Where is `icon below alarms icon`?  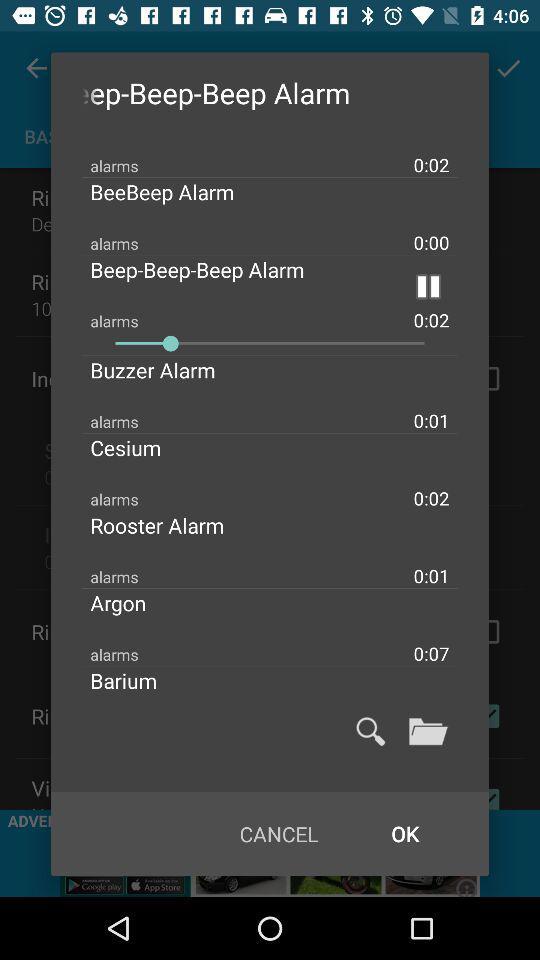 icon below alarms icon is located at coordinates (270, 343).